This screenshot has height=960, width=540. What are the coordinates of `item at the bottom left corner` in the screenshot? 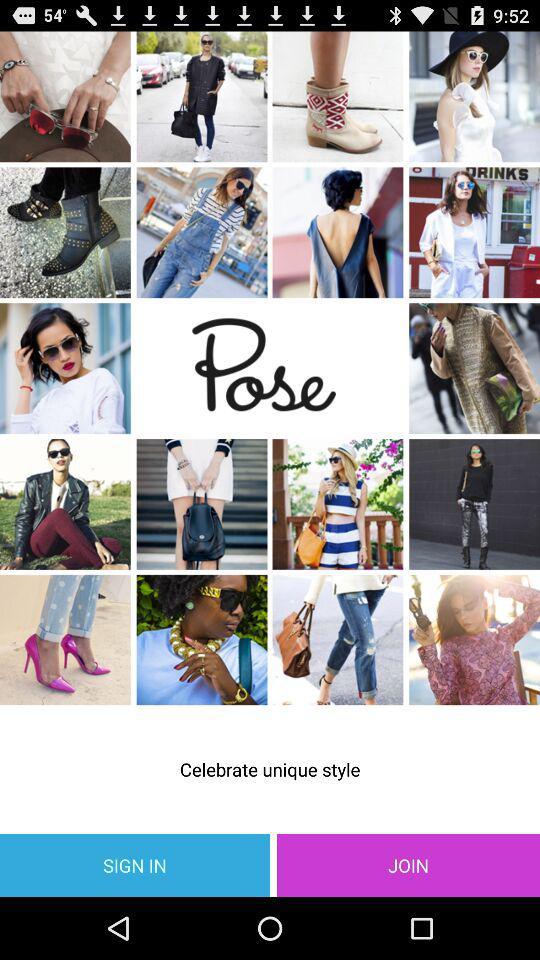 It's located at (135, 864).